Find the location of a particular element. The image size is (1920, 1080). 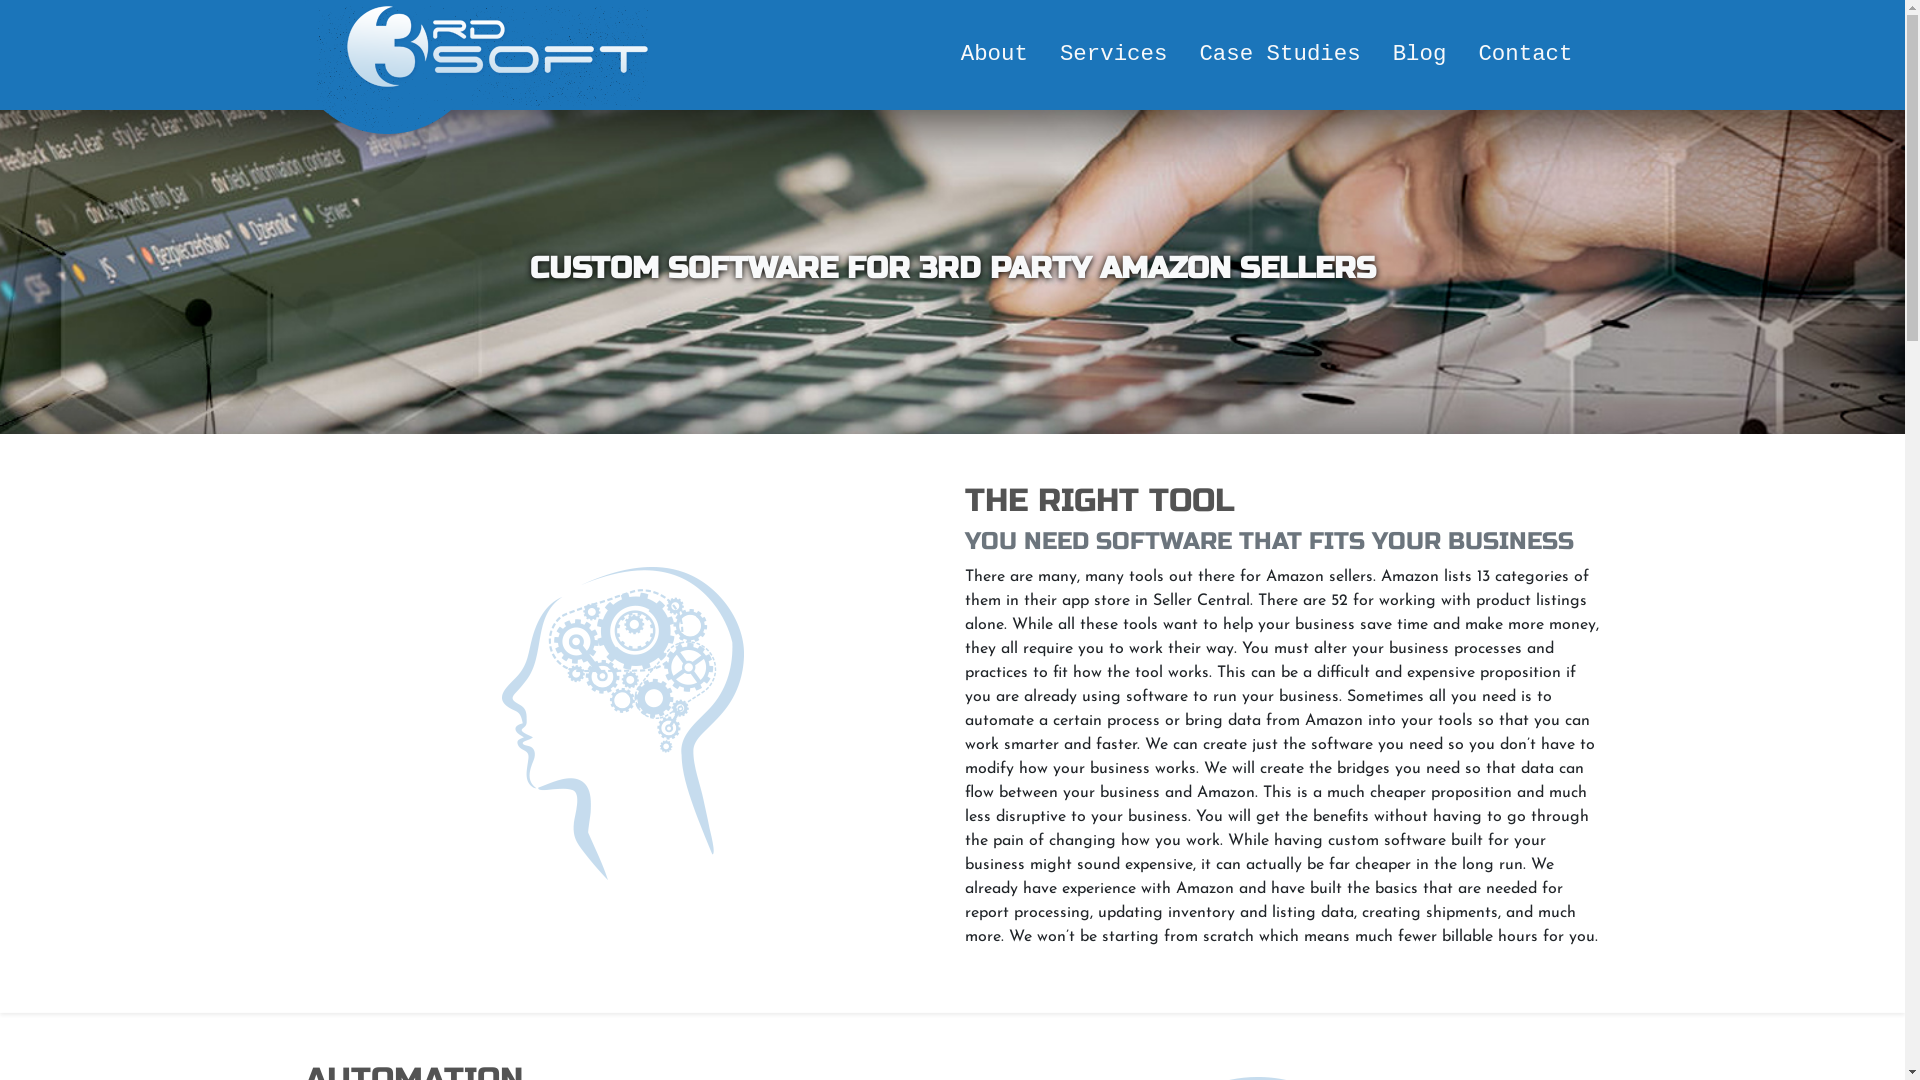

'Case Studies' is located at coordinates (1182, 53).